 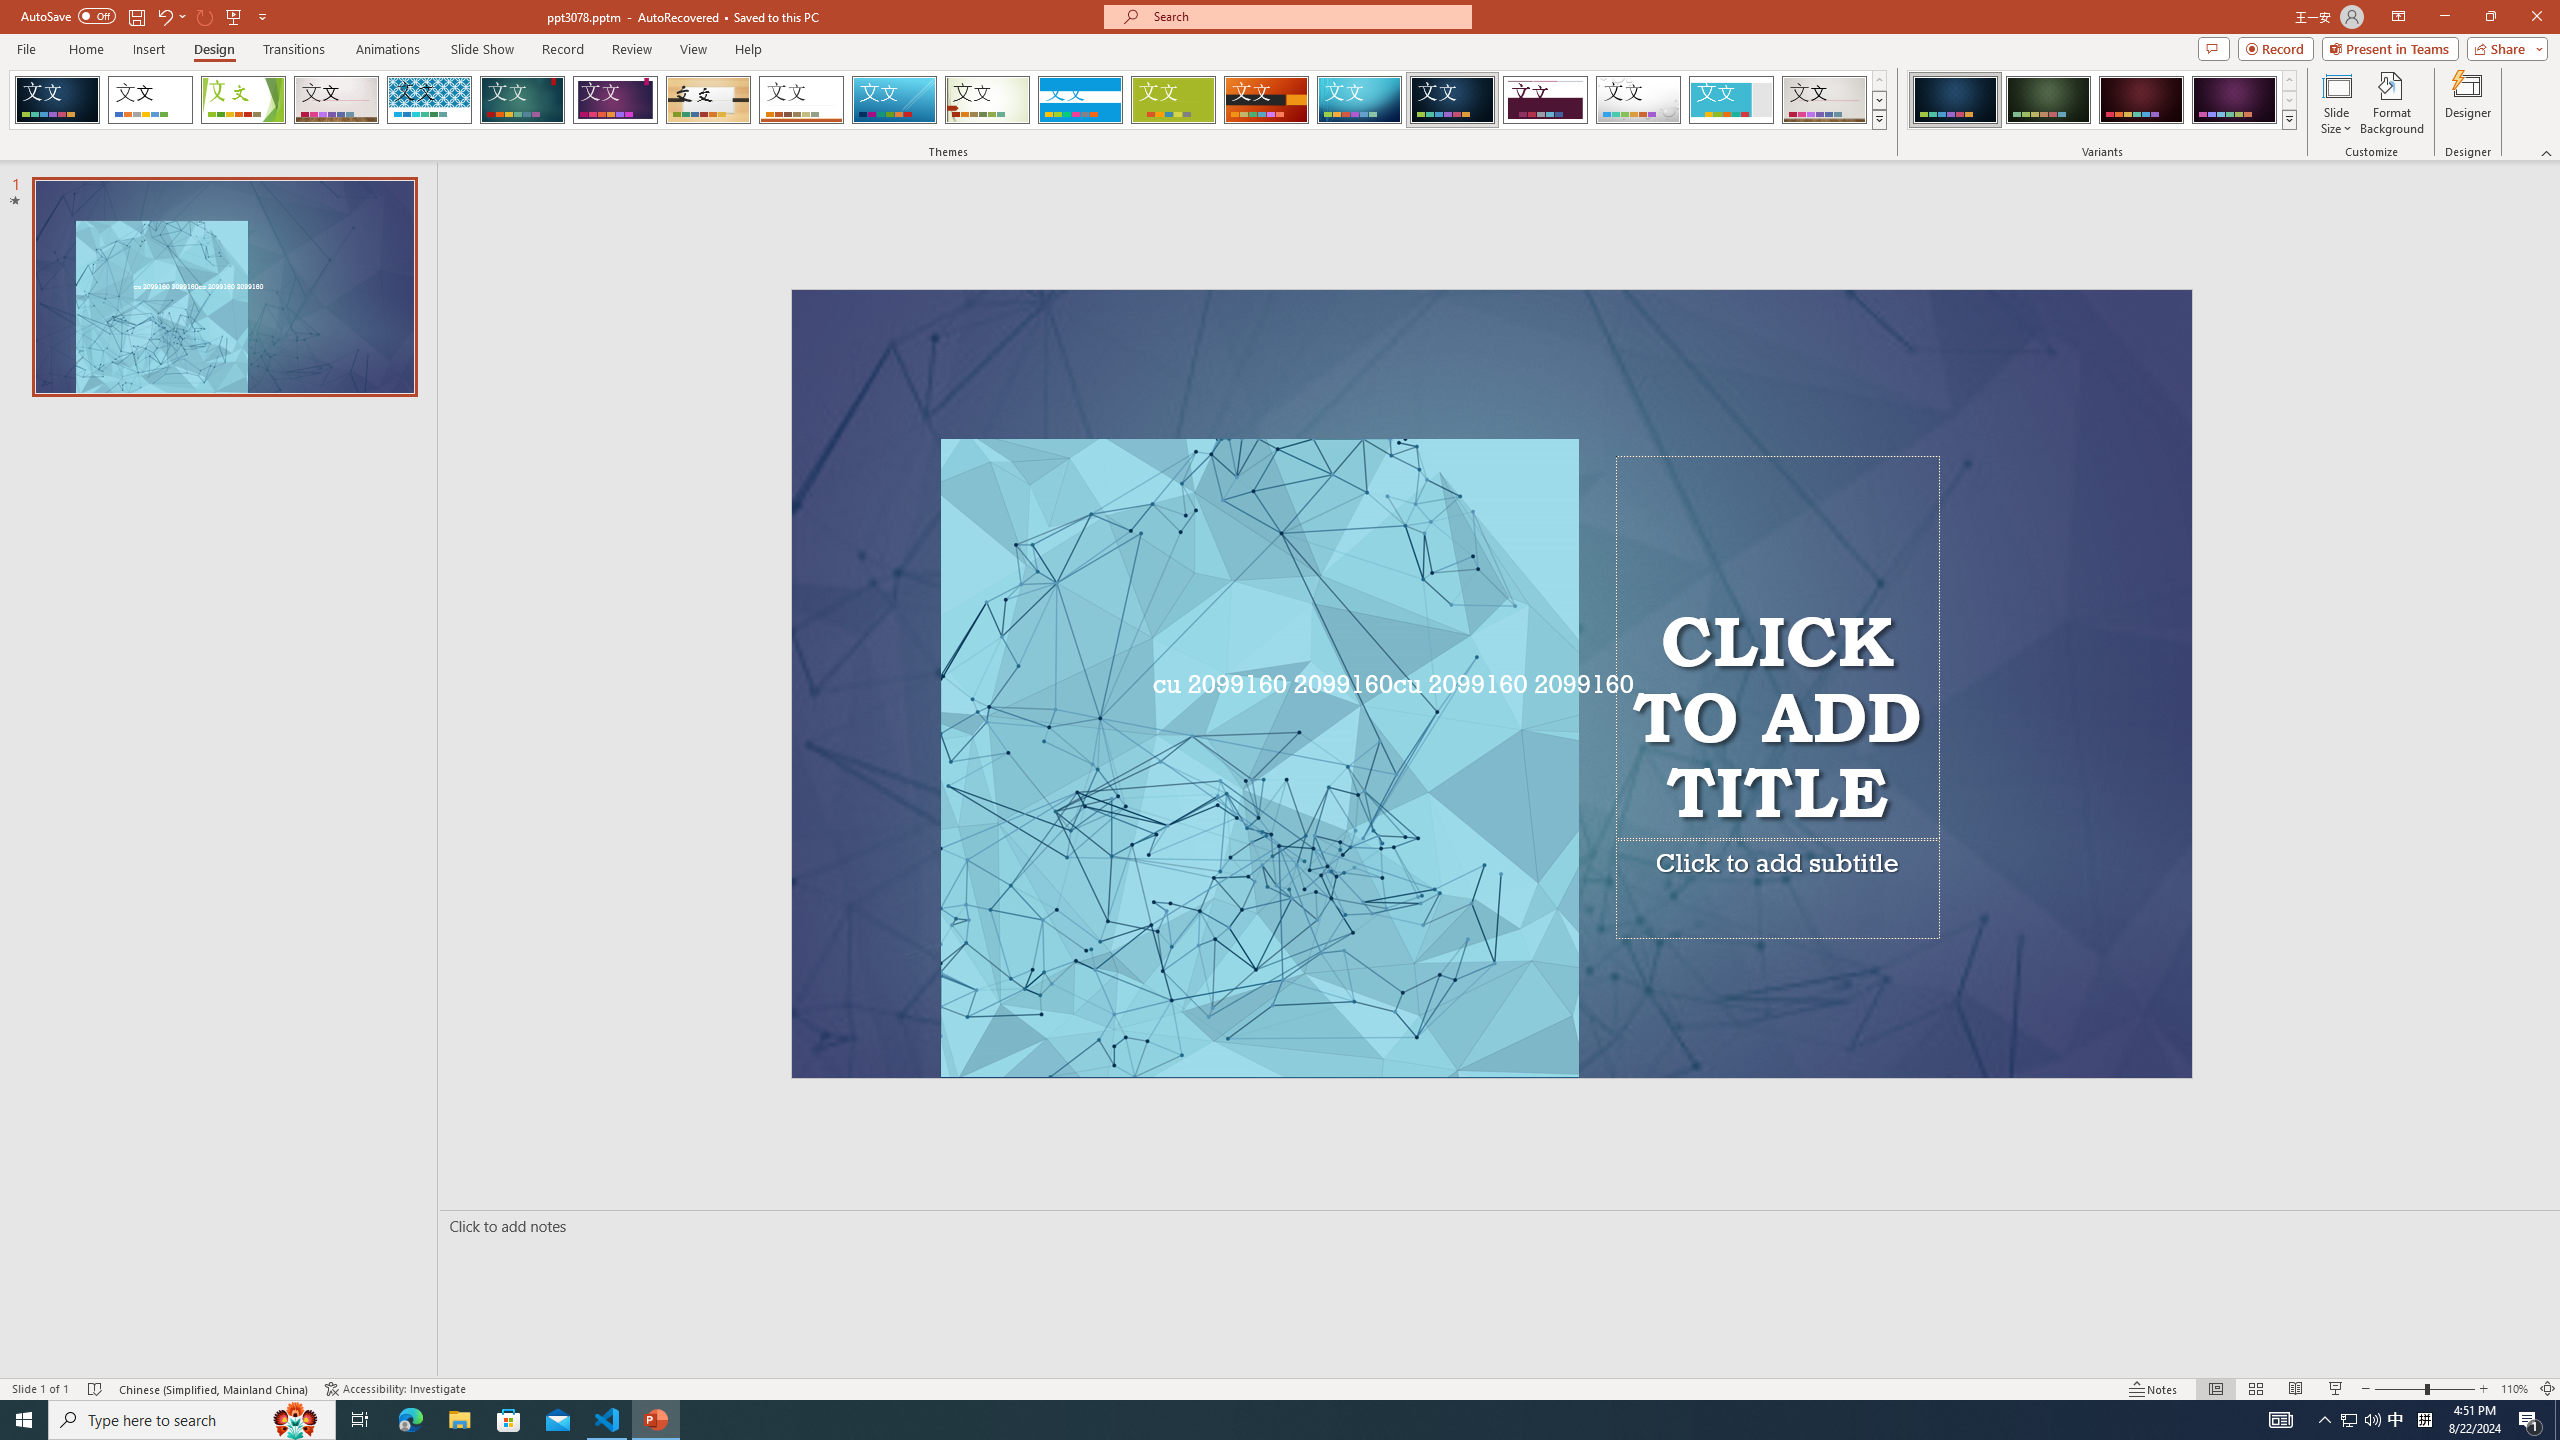 What do you see at coordinates (2233, 99) in the screenshot?
I see `'Damask Variant 4'` at bounding box center [2233, 99].